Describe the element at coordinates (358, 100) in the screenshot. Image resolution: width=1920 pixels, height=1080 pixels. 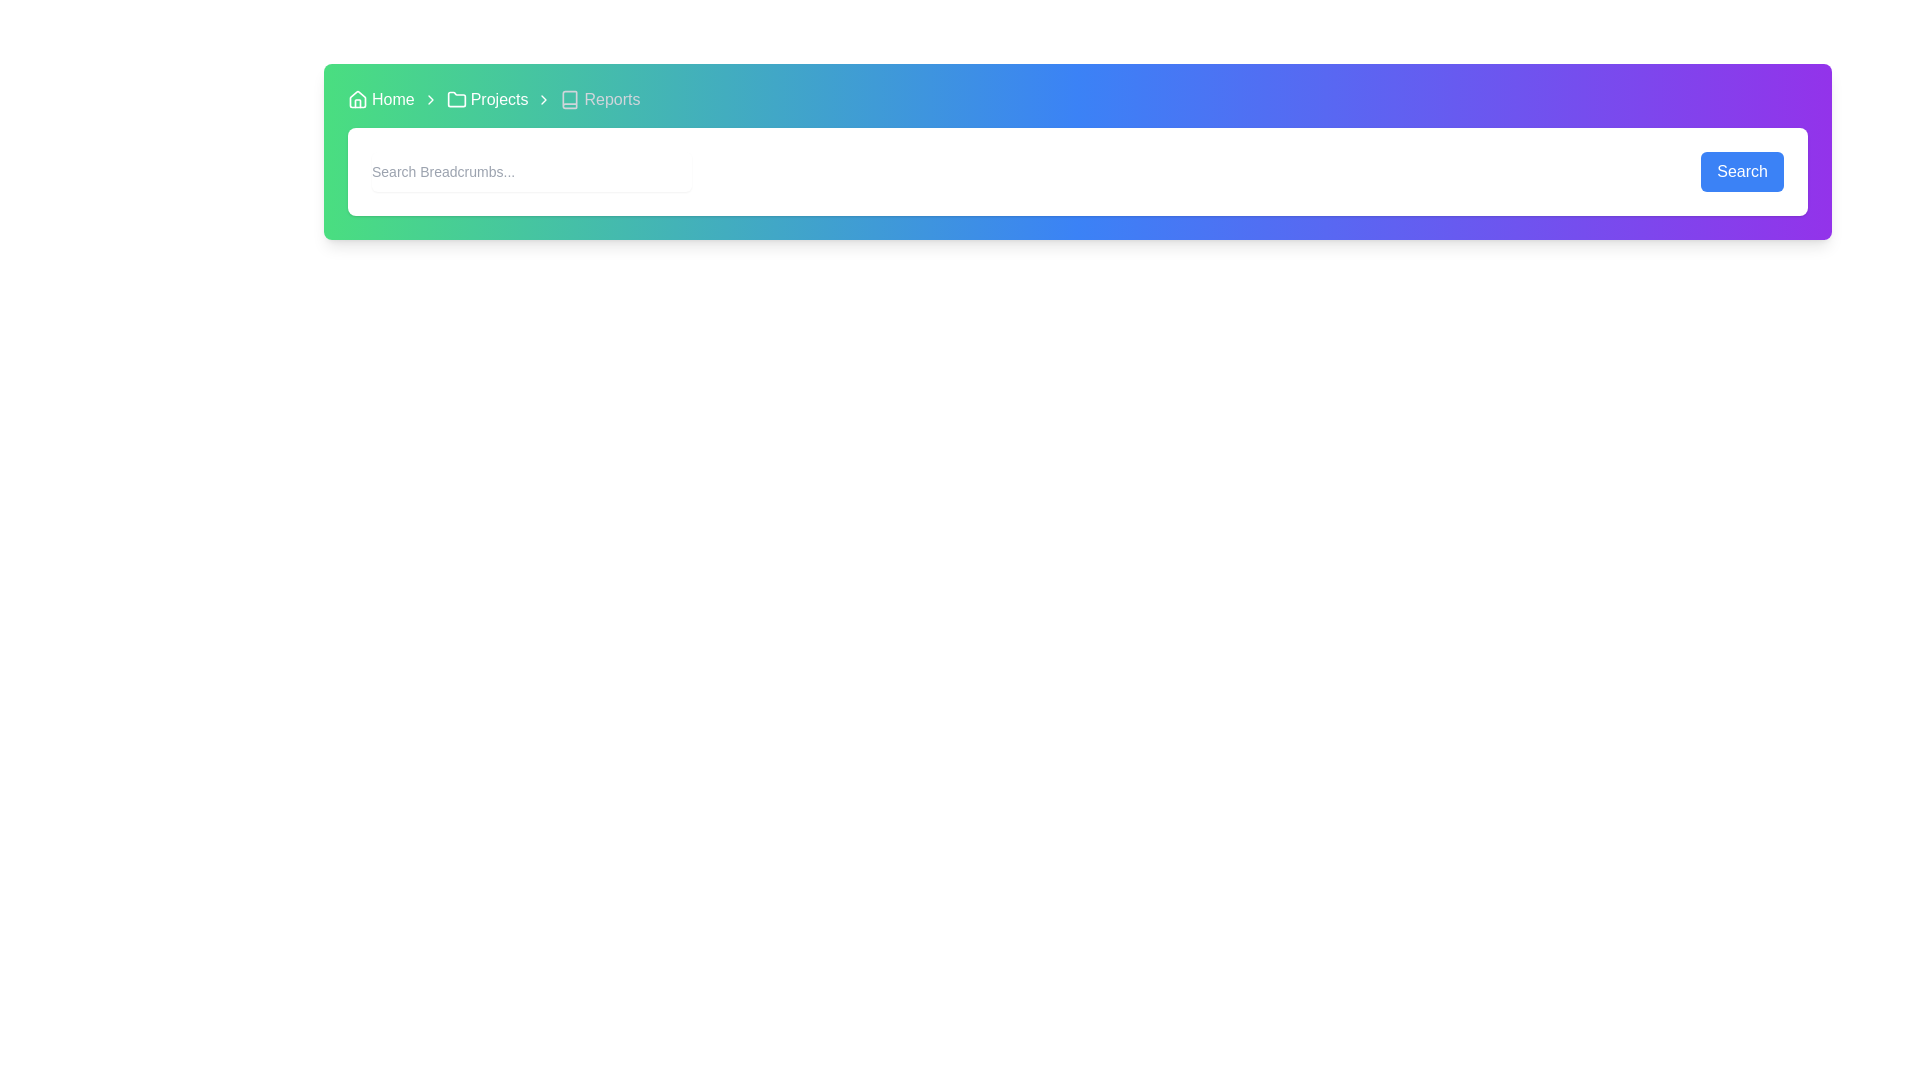
I see `the 'Home' icon located at the top-left of the navigation bar` at that location.